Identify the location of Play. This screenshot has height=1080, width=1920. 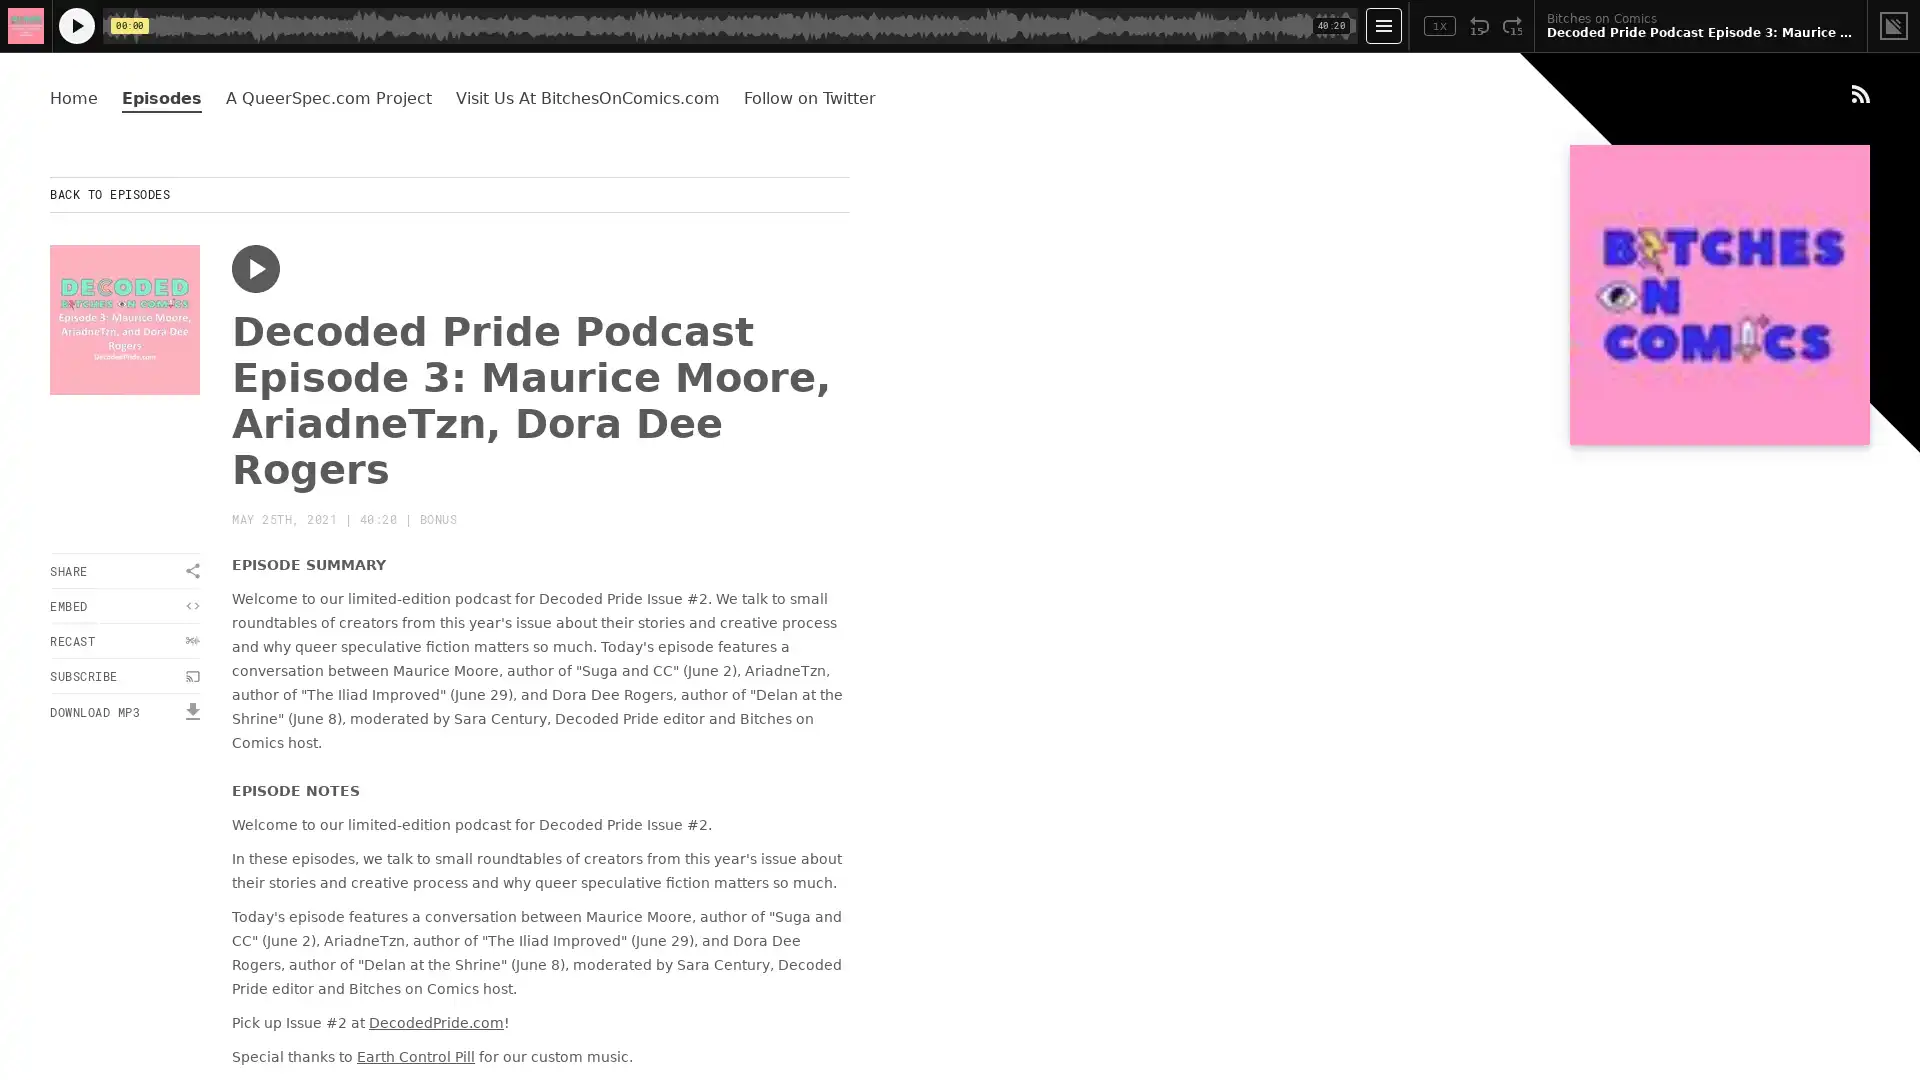
(76, 26).